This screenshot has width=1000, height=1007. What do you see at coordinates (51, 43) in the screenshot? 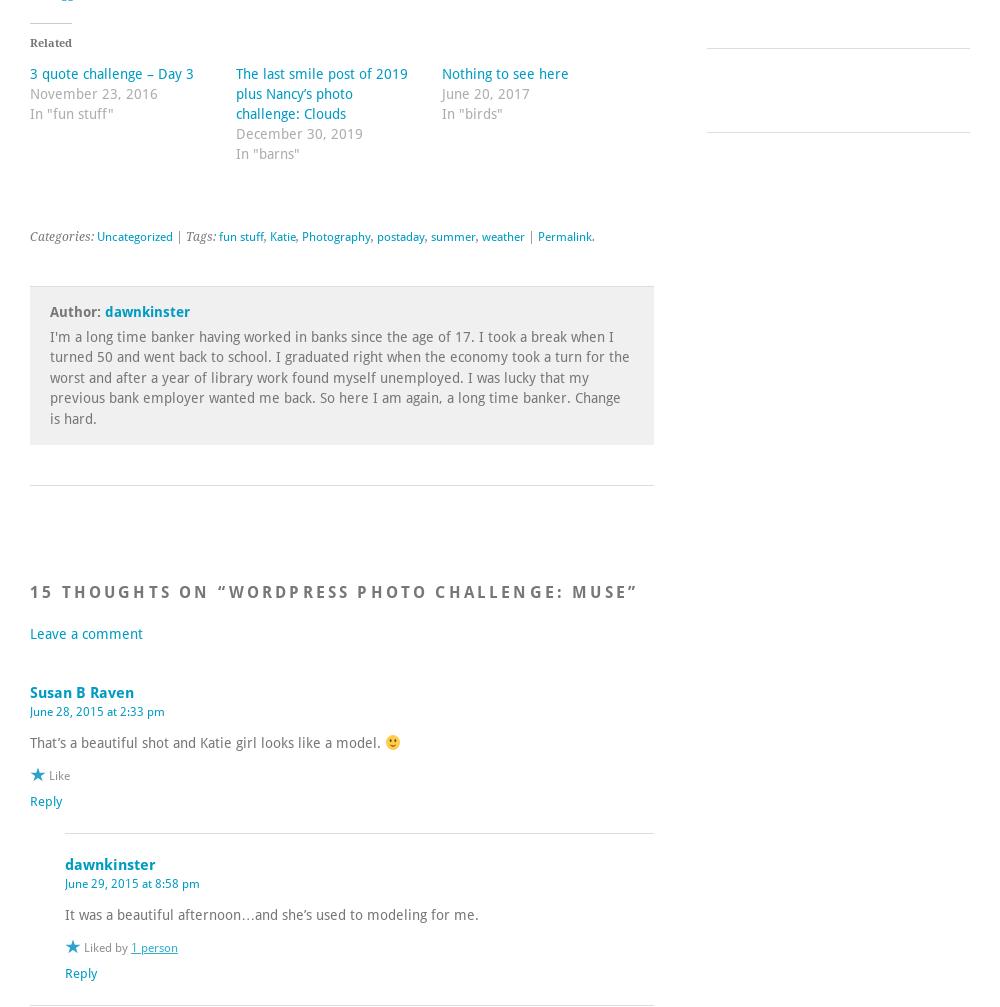
I see `'Related'` at bounding box center [51, 43].